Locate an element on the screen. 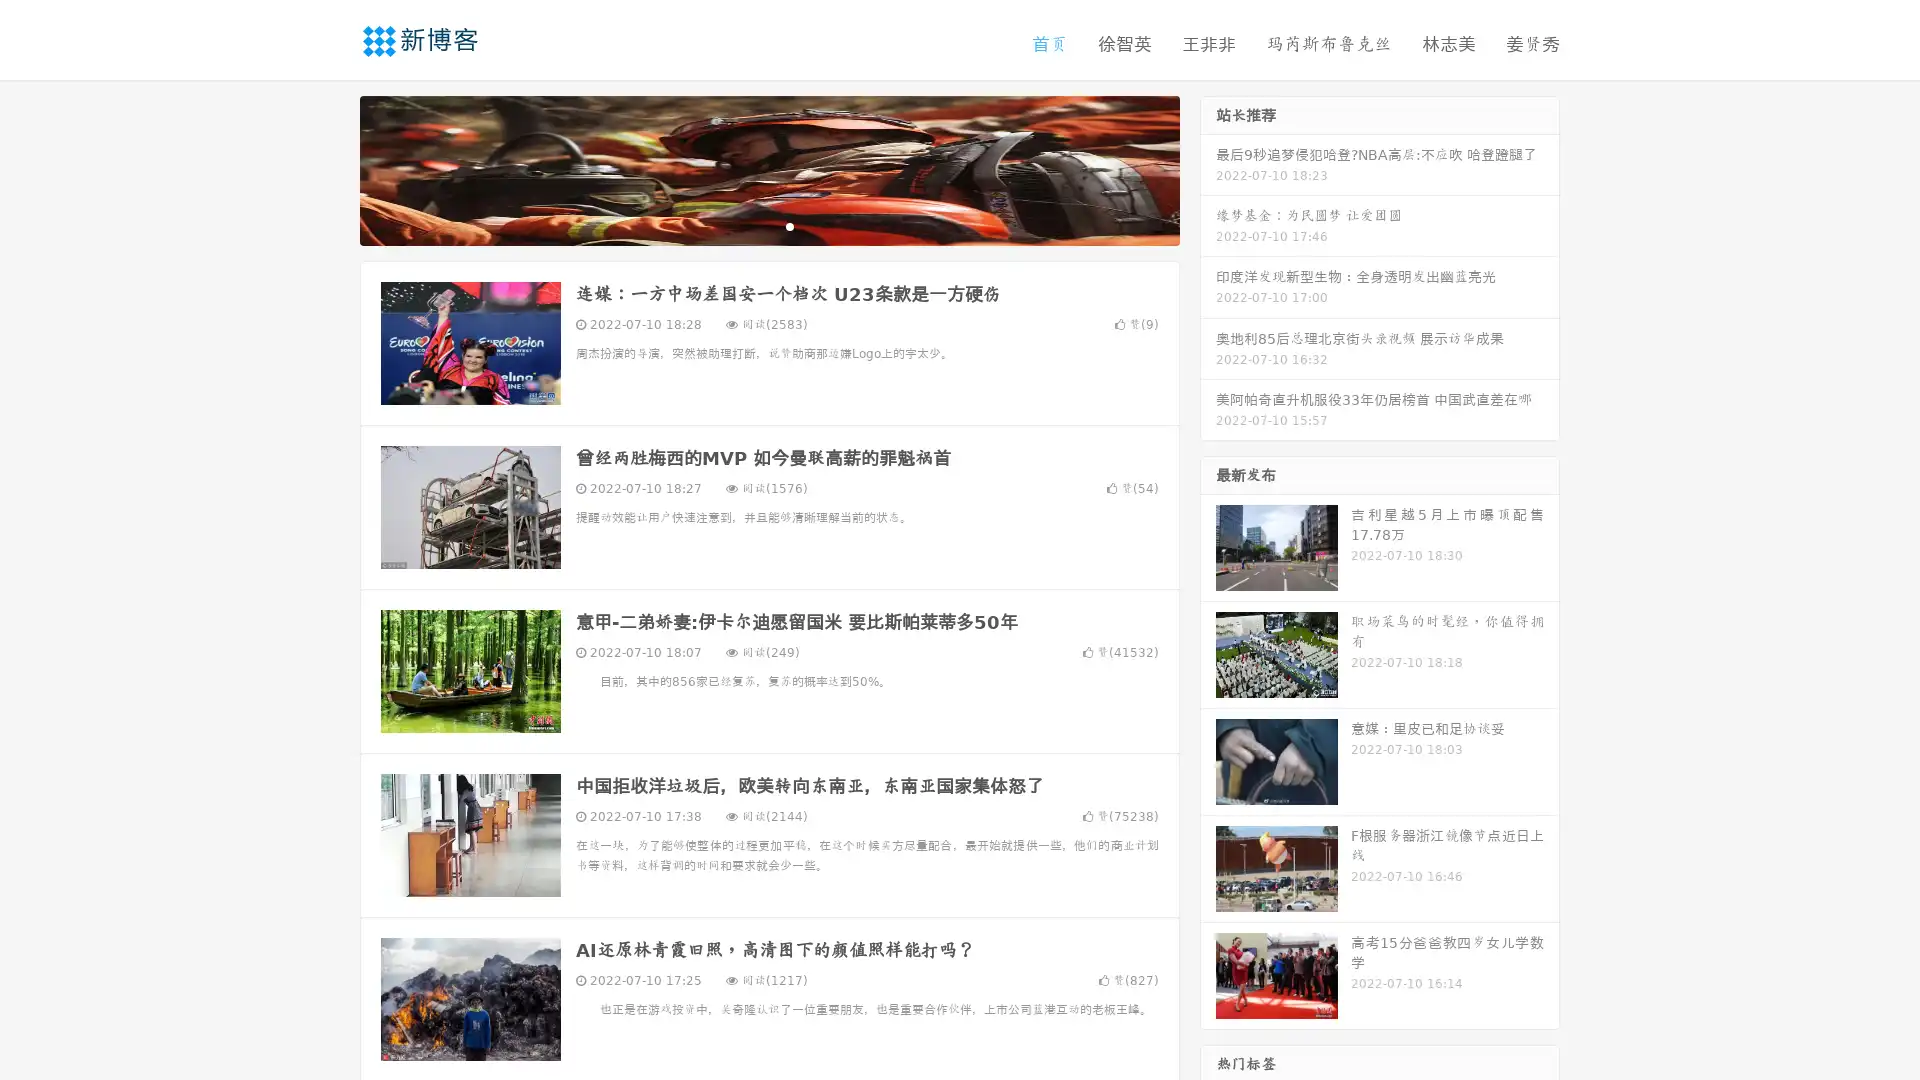  Go to slide 2 is located at coordinates (768, 225).